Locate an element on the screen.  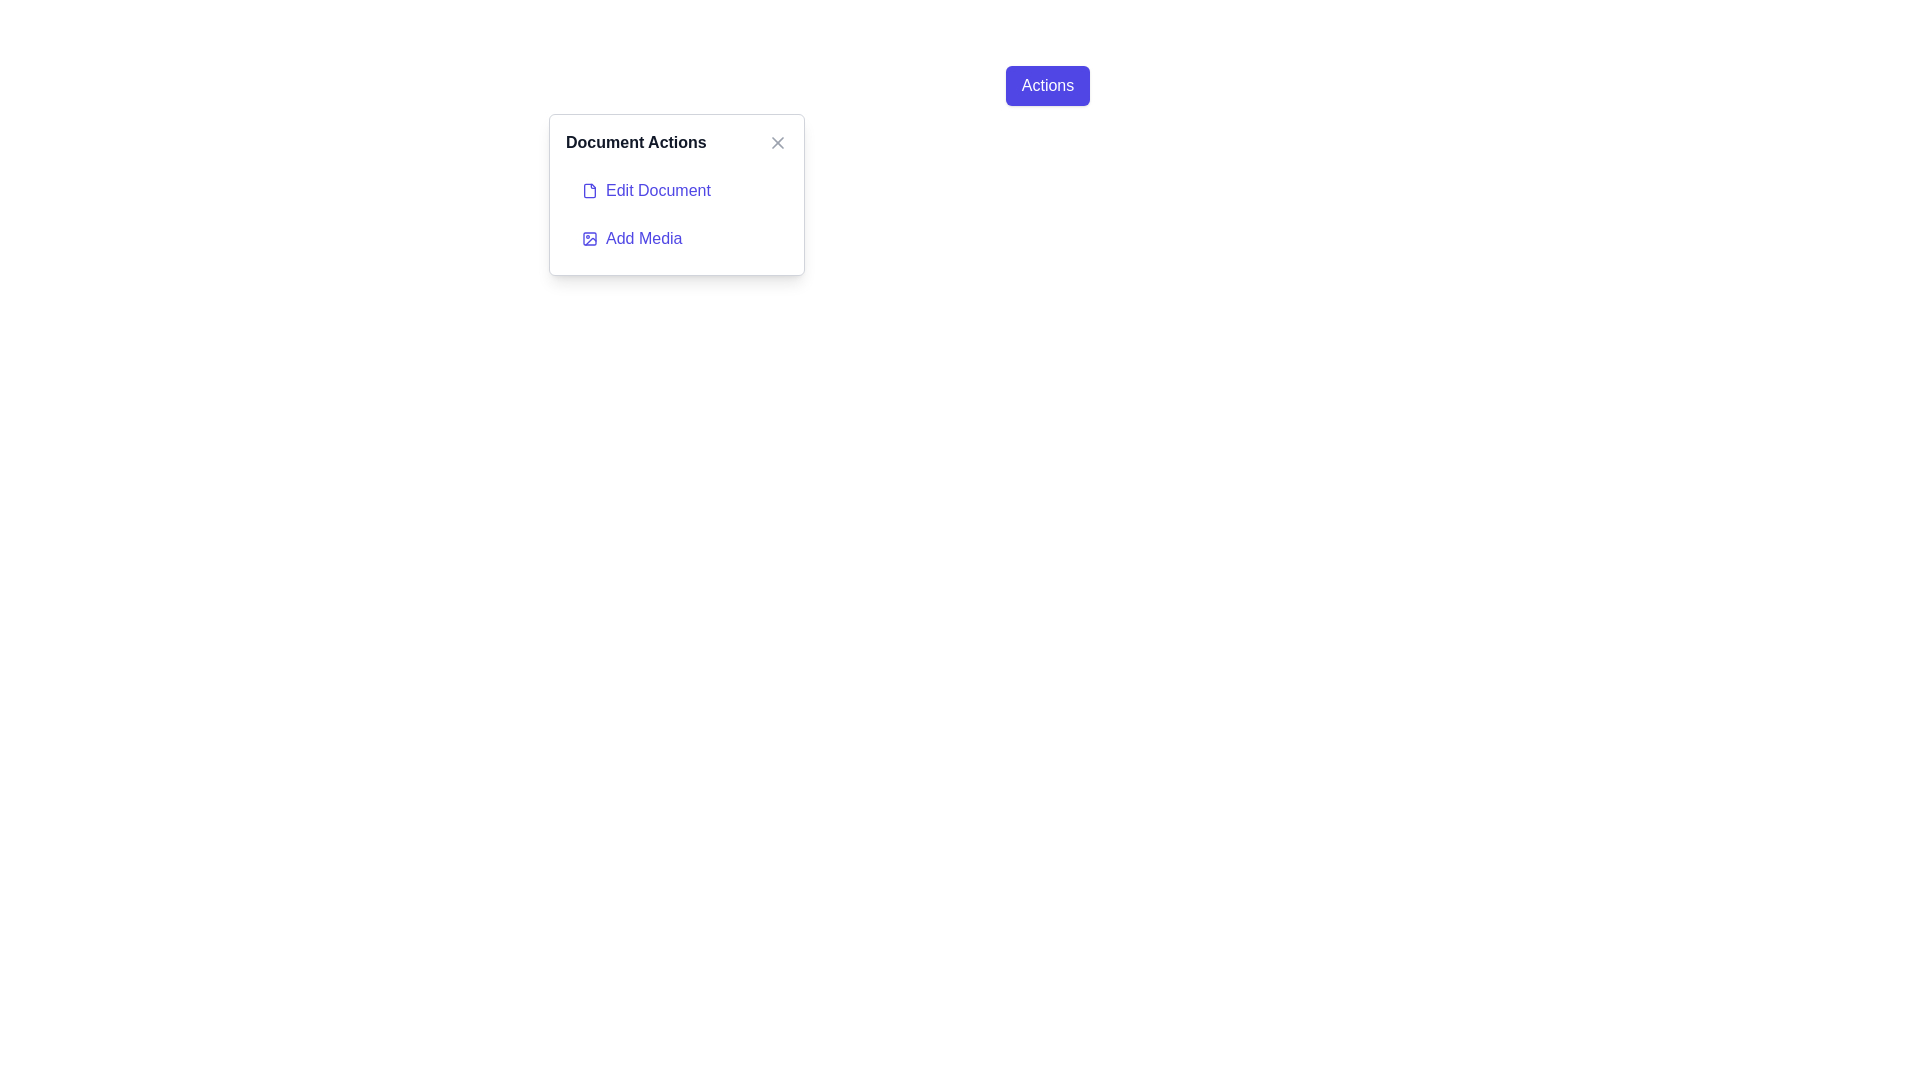
the leading icon in the 'Add Media' row within the 'Document Actions' dropdown menu for visual cues is located at coordinates (589, 238).